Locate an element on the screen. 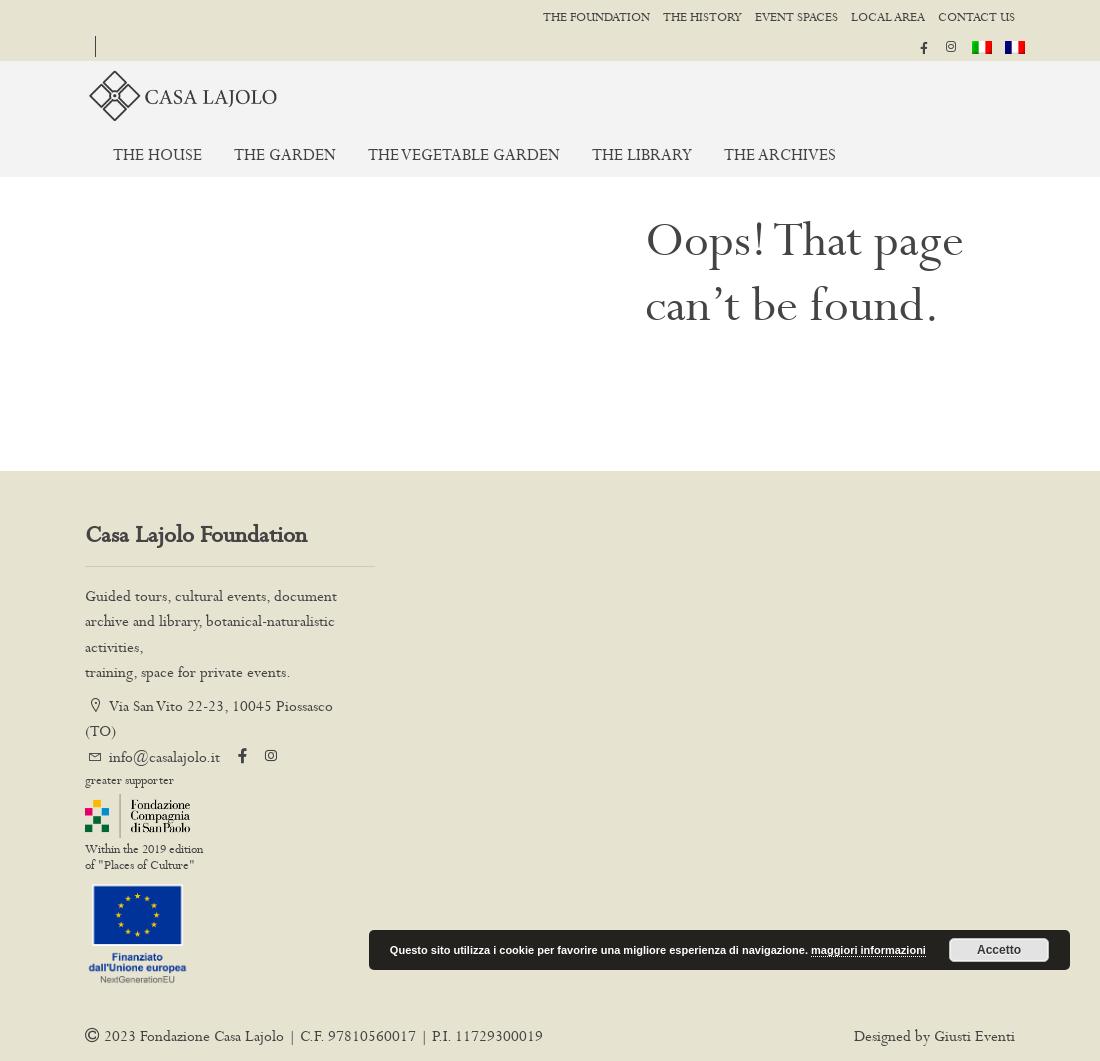 The width and height of the screenshot is (1100, 1061). '2023 Fondazione Casa Lajolo | C.F. 97810560017 | P.I. 11729300019' is located at coordinates (320, 1034).